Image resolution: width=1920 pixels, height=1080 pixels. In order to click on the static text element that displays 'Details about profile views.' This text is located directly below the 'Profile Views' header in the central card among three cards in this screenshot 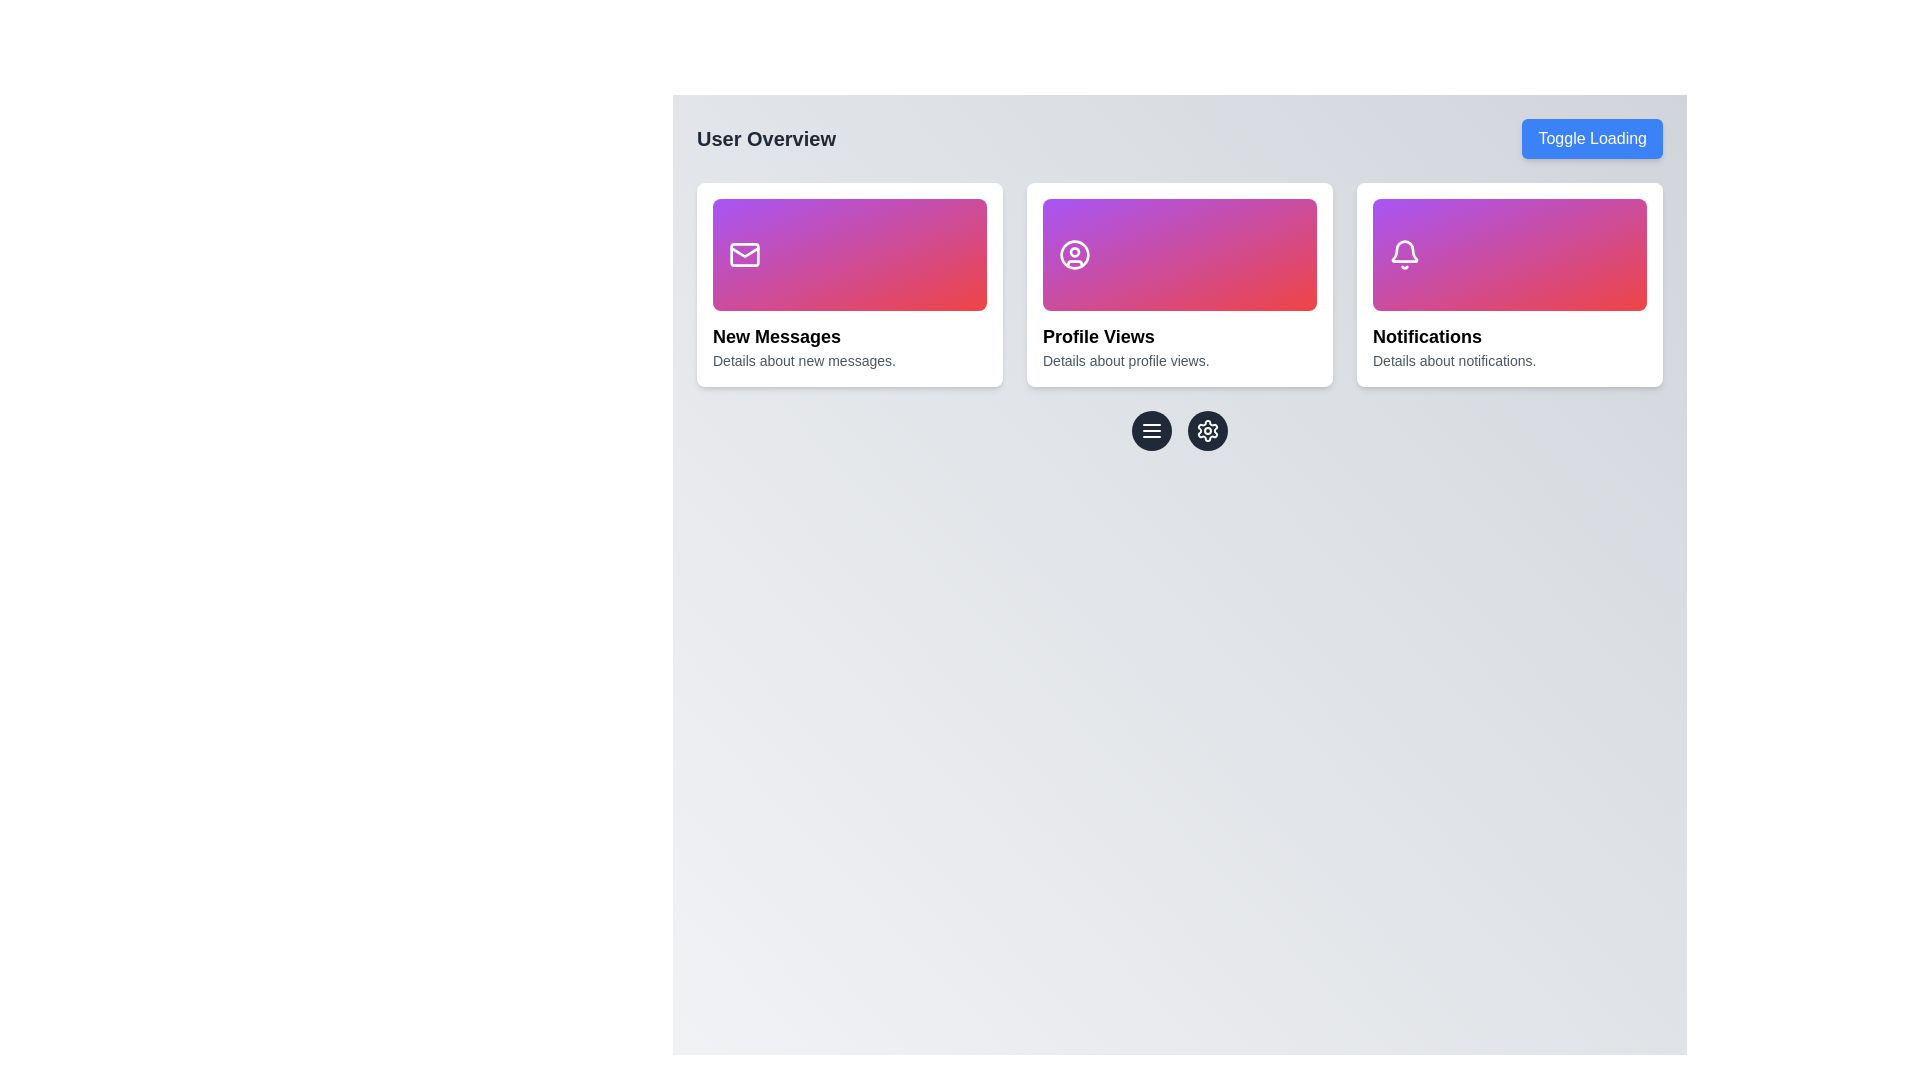, I will do `click(1126, 361)`.